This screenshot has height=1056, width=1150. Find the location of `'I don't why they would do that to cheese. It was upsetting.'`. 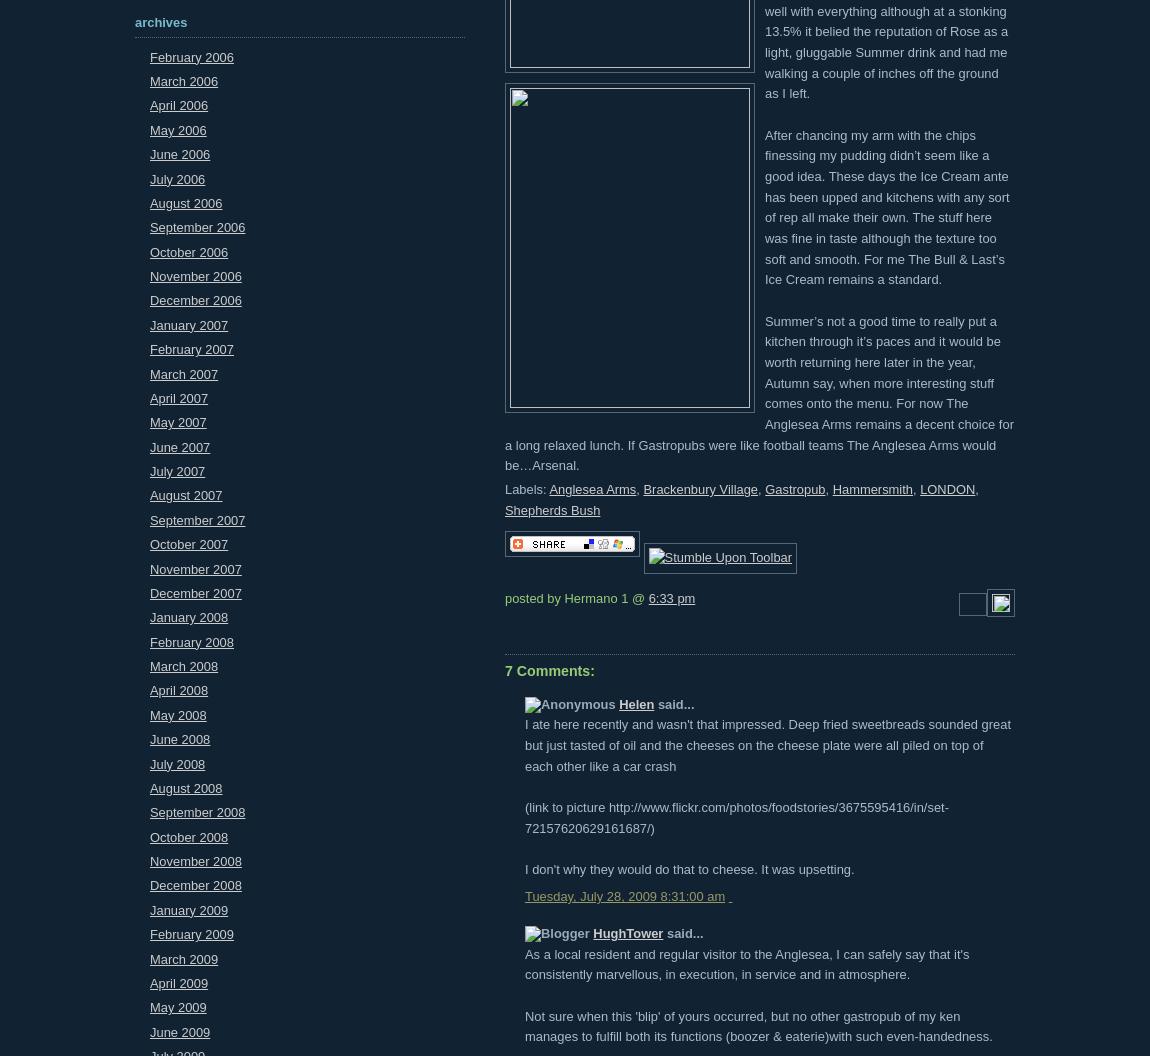

'I don't why they would do that to cheese. It was upsetting.' is located at coordinates (688, 868).